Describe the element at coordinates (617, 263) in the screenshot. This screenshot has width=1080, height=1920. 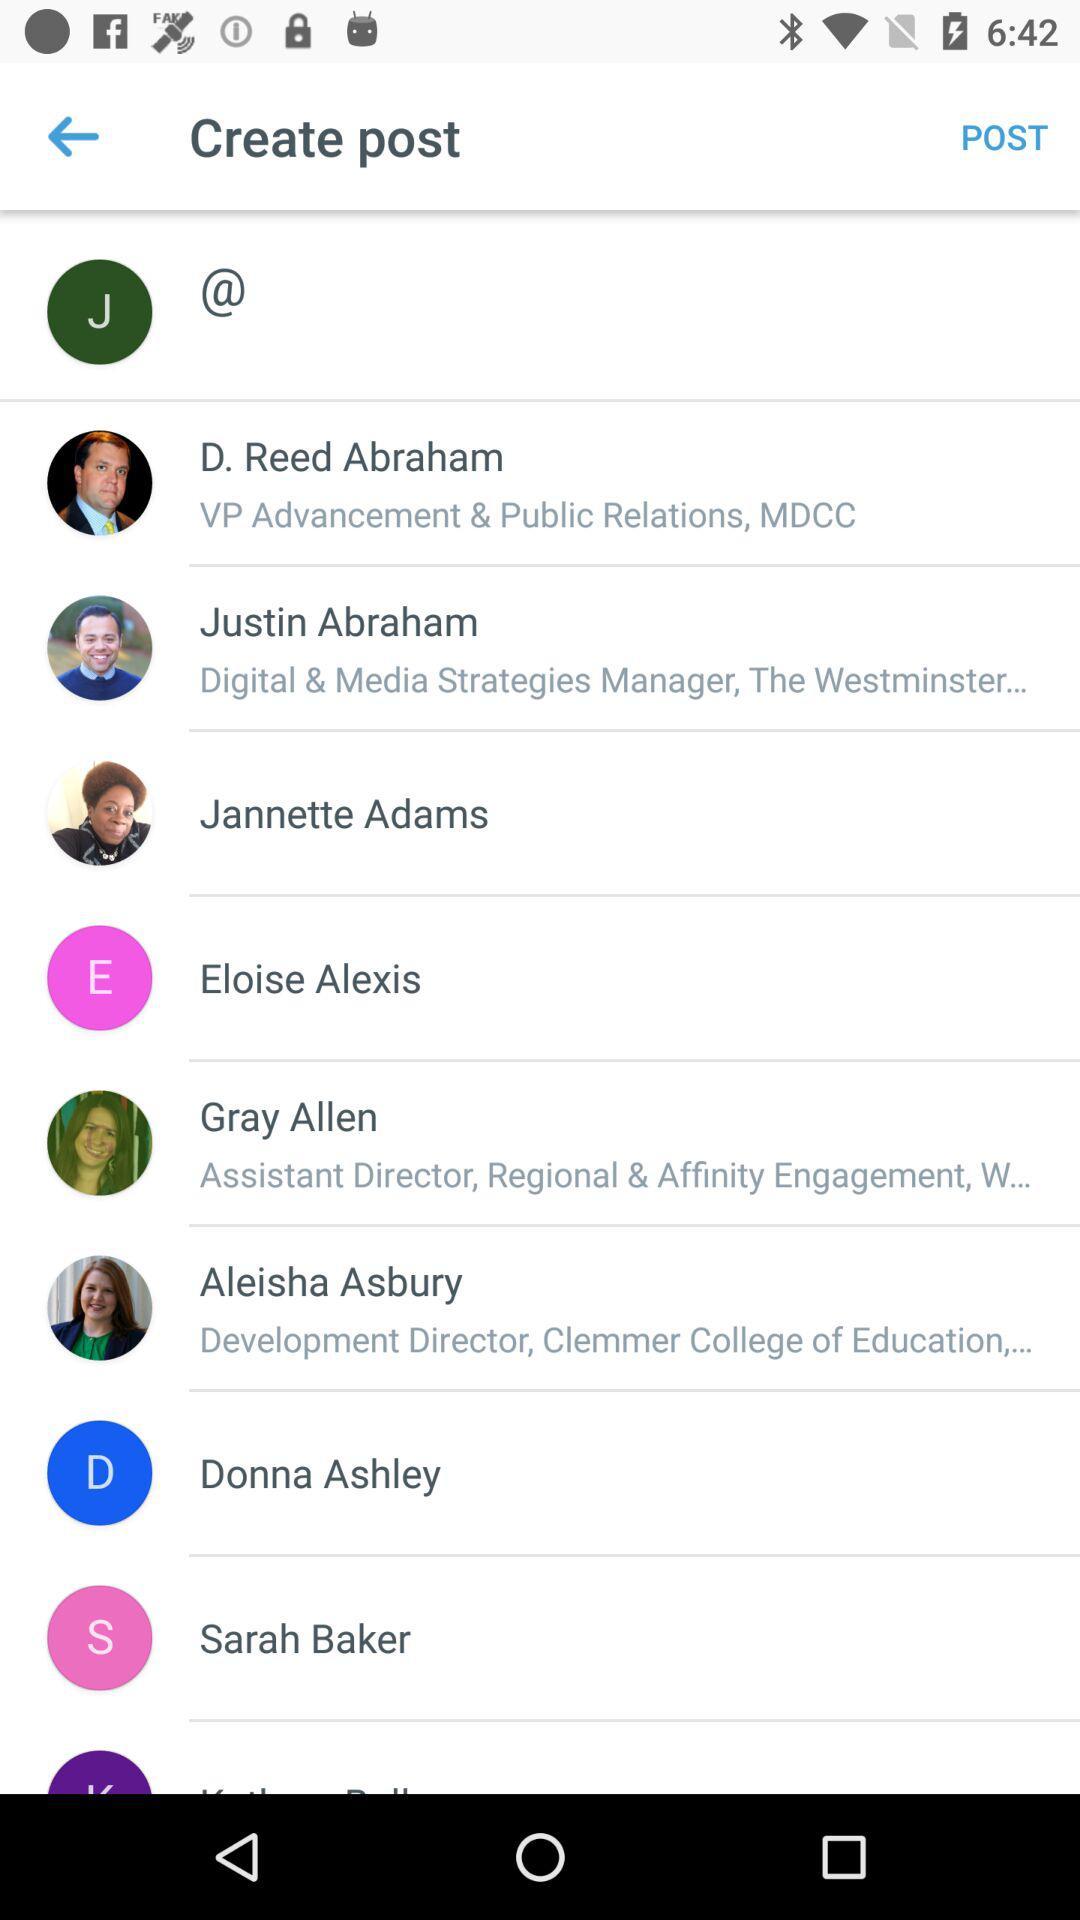
I see `the @ icon` at that location.